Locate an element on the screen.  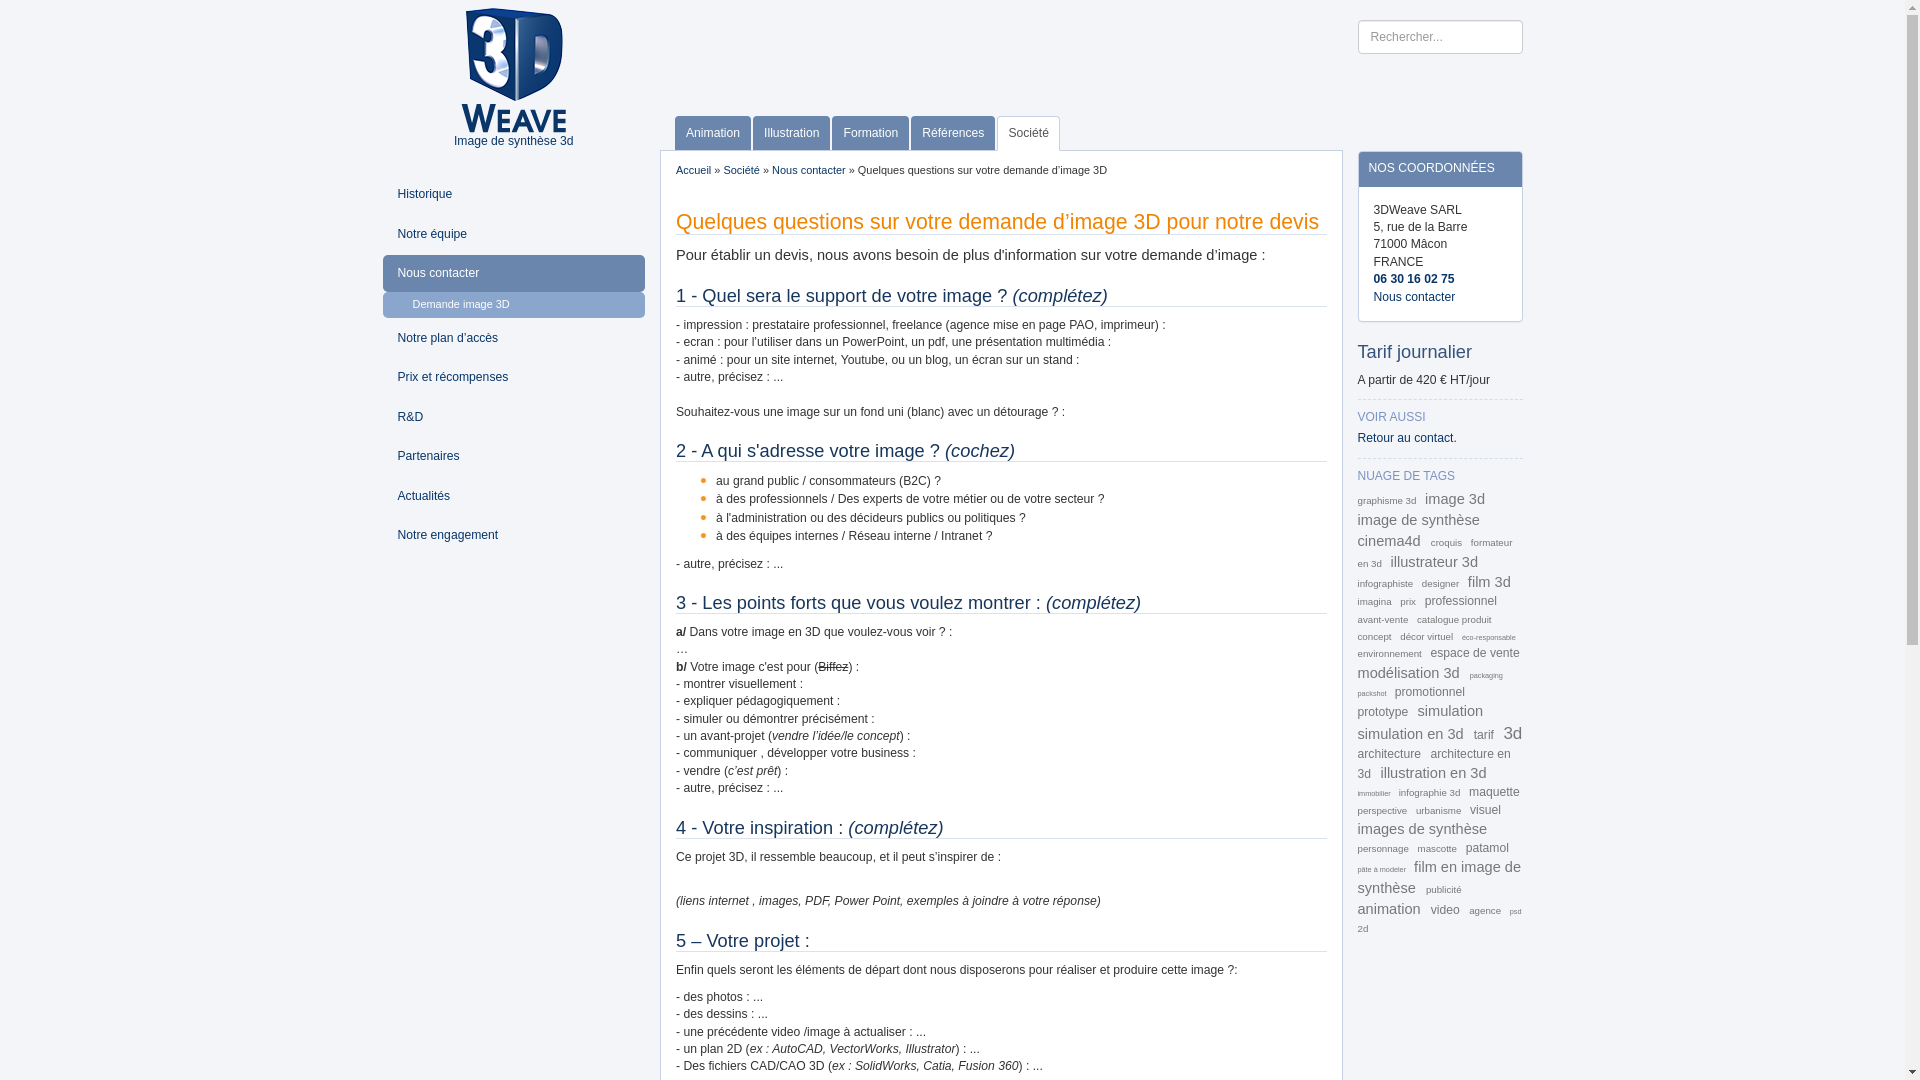
'Demande image 3D' is located at coordinates (513, 304).